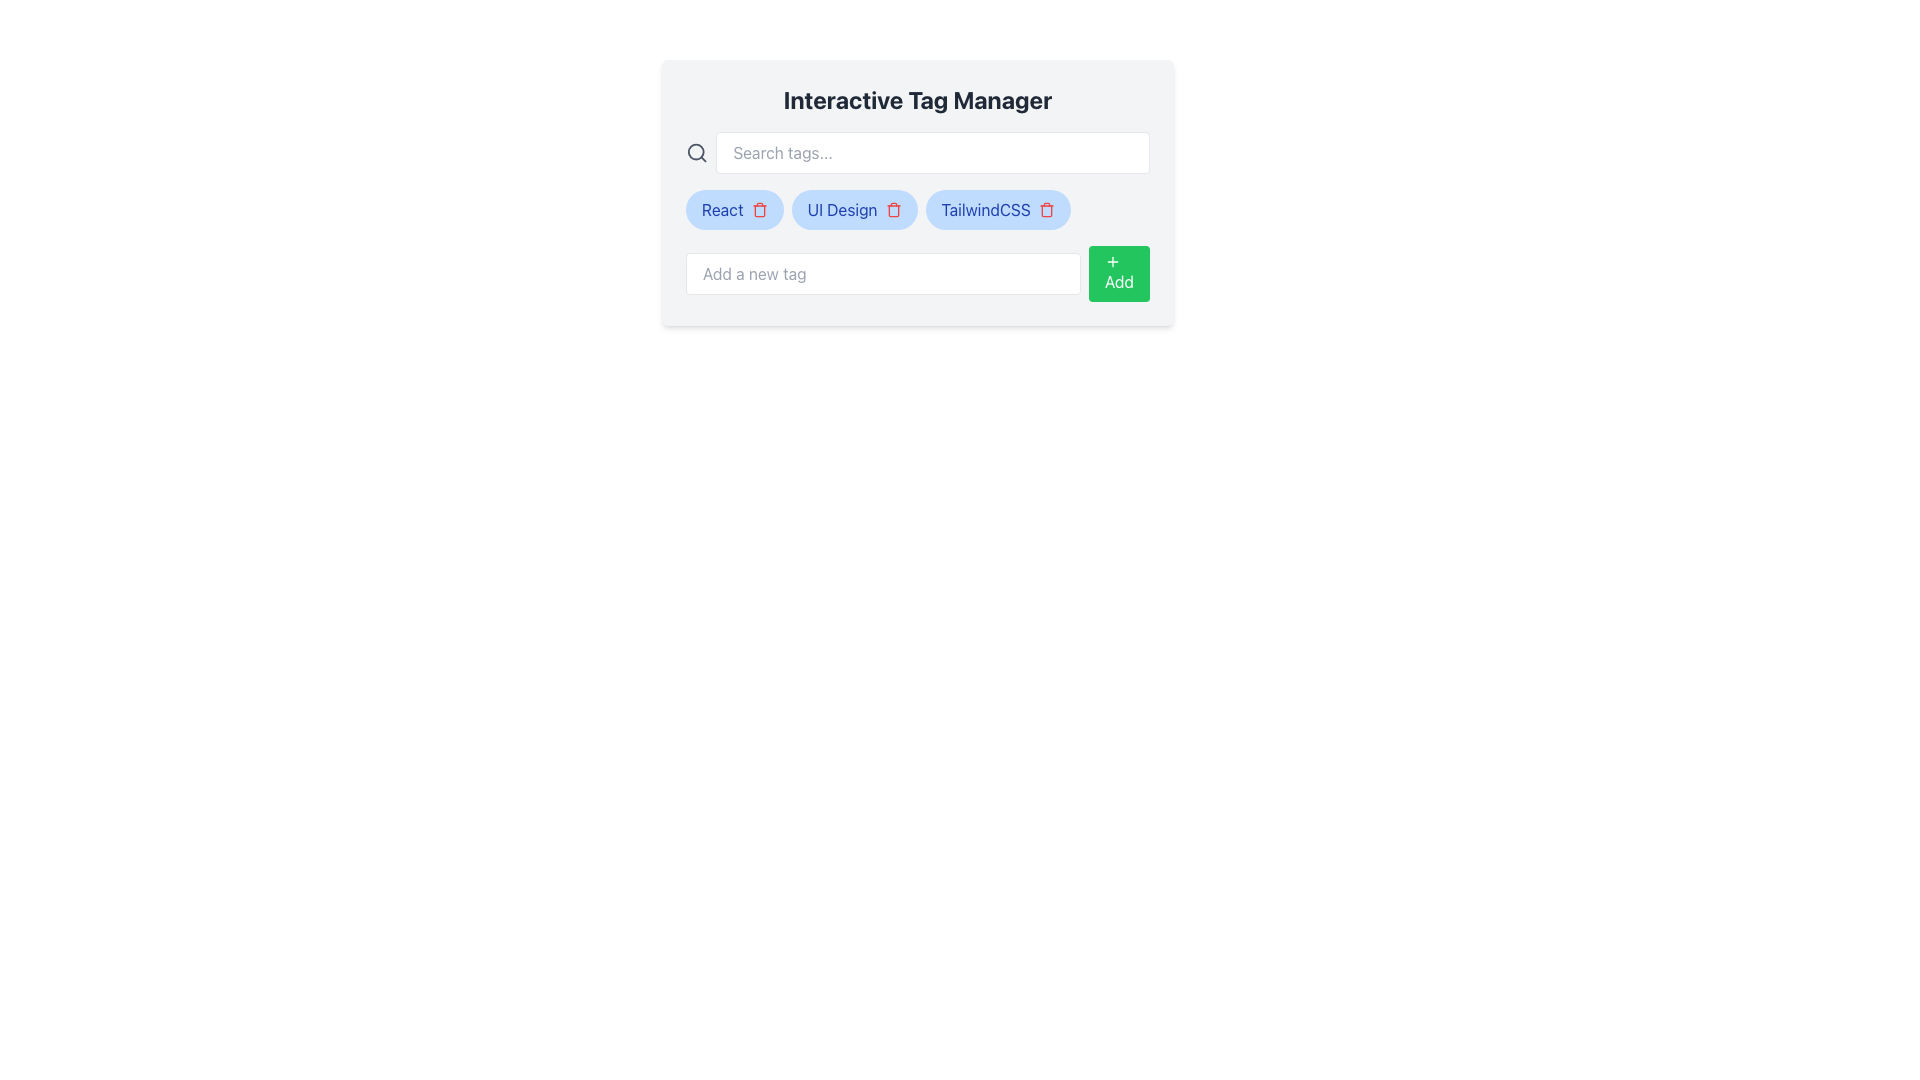 This screenshot has width=1920, height=1080. I want to click on the '+' icon located within the 'Add' button on the right side of the interface, so click(1112, 261).